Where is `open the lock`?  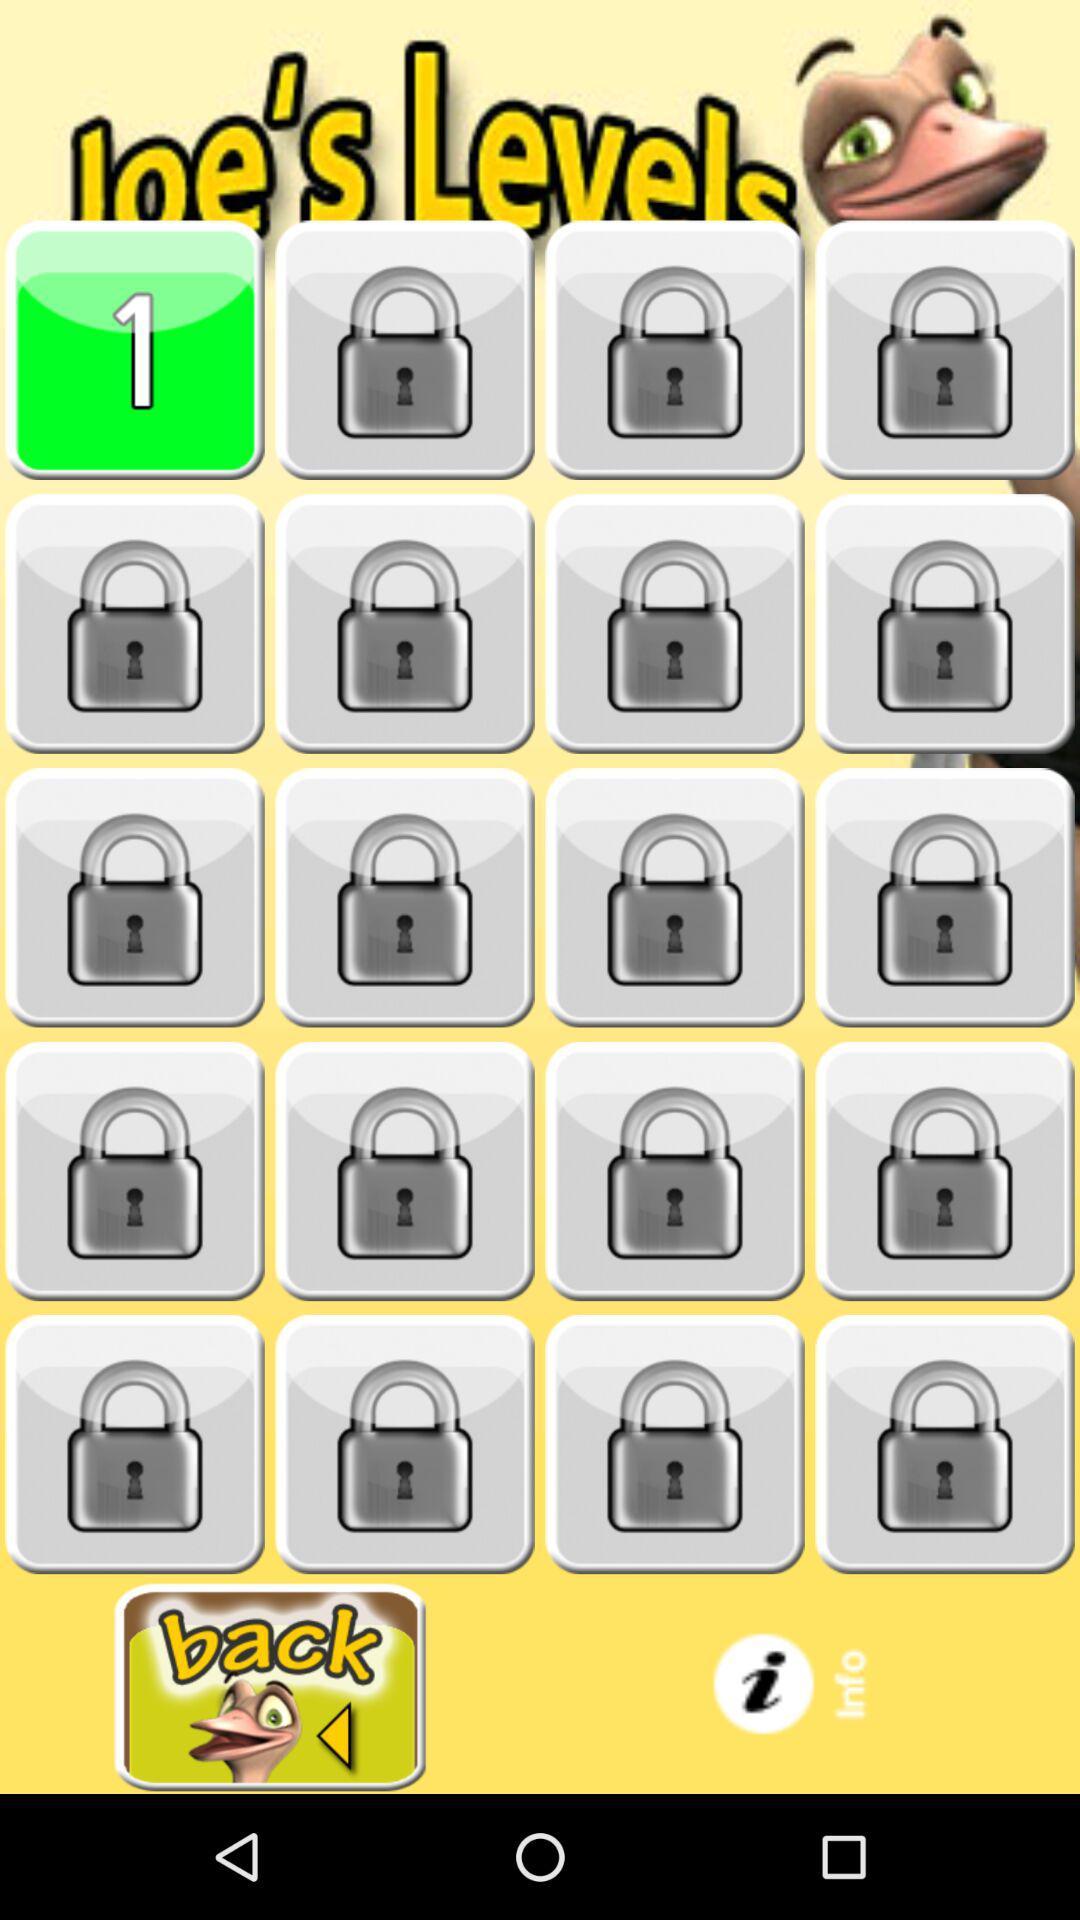
open the lock is located at coordinates (675, 897).